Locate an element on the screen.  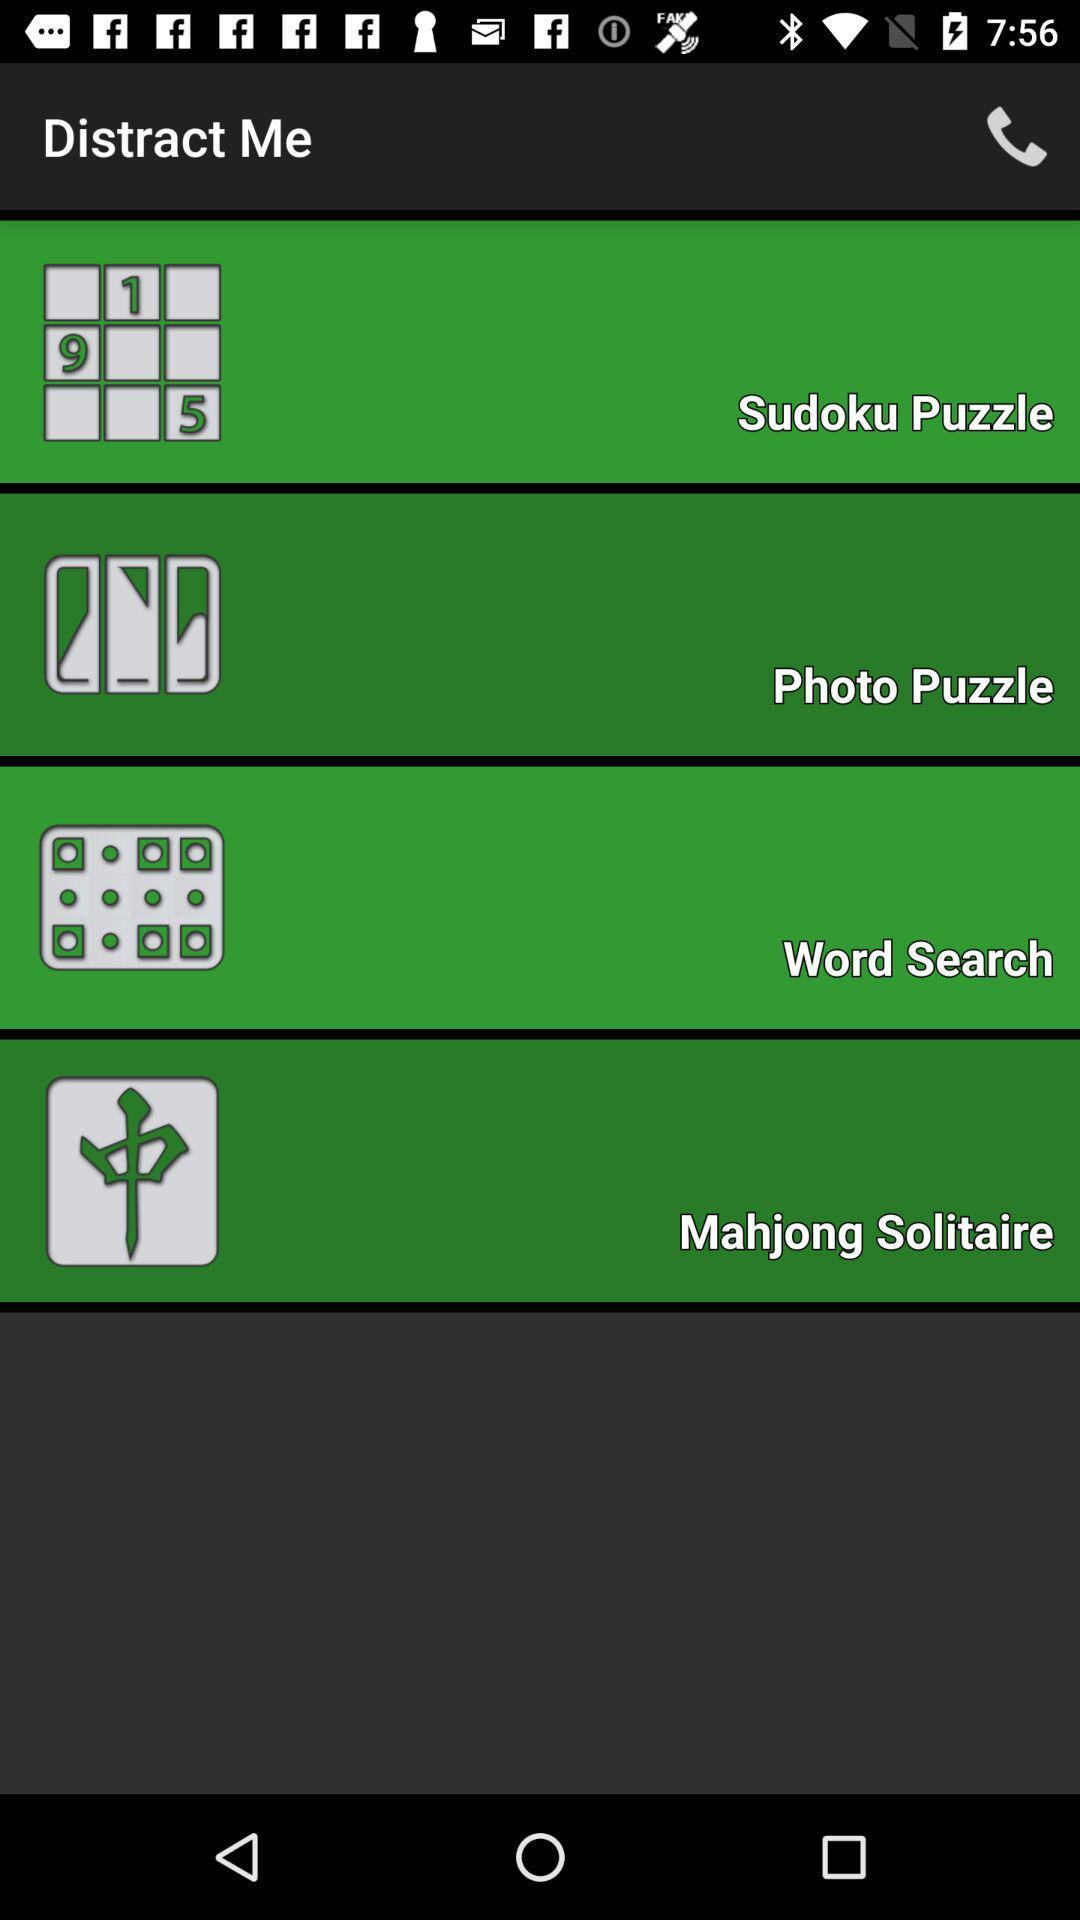
the item above mahjong solitaire icon is located at coordinates (928, 964).